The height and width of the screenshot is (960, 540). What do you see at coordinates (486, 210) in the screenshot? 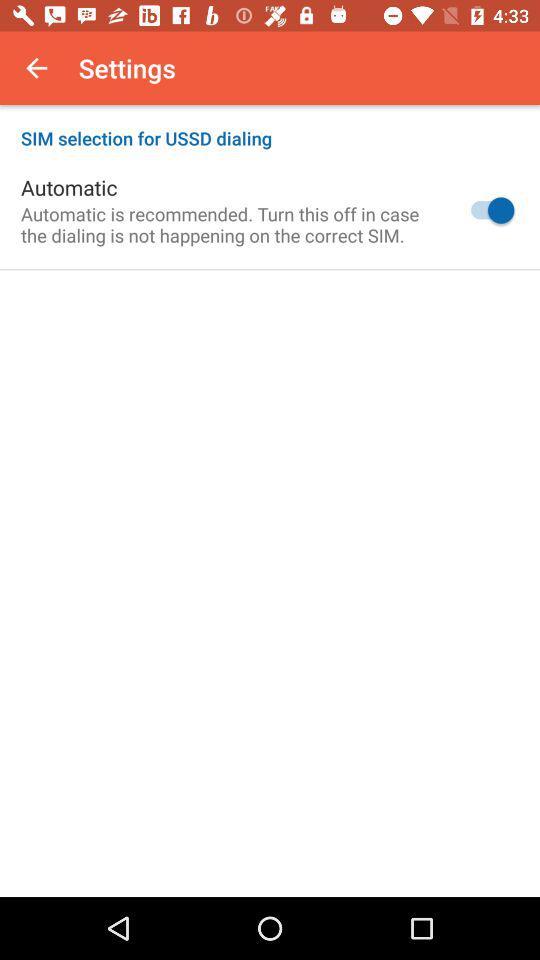
I see `icon at the top right corner` at bounding box center [486, 210].